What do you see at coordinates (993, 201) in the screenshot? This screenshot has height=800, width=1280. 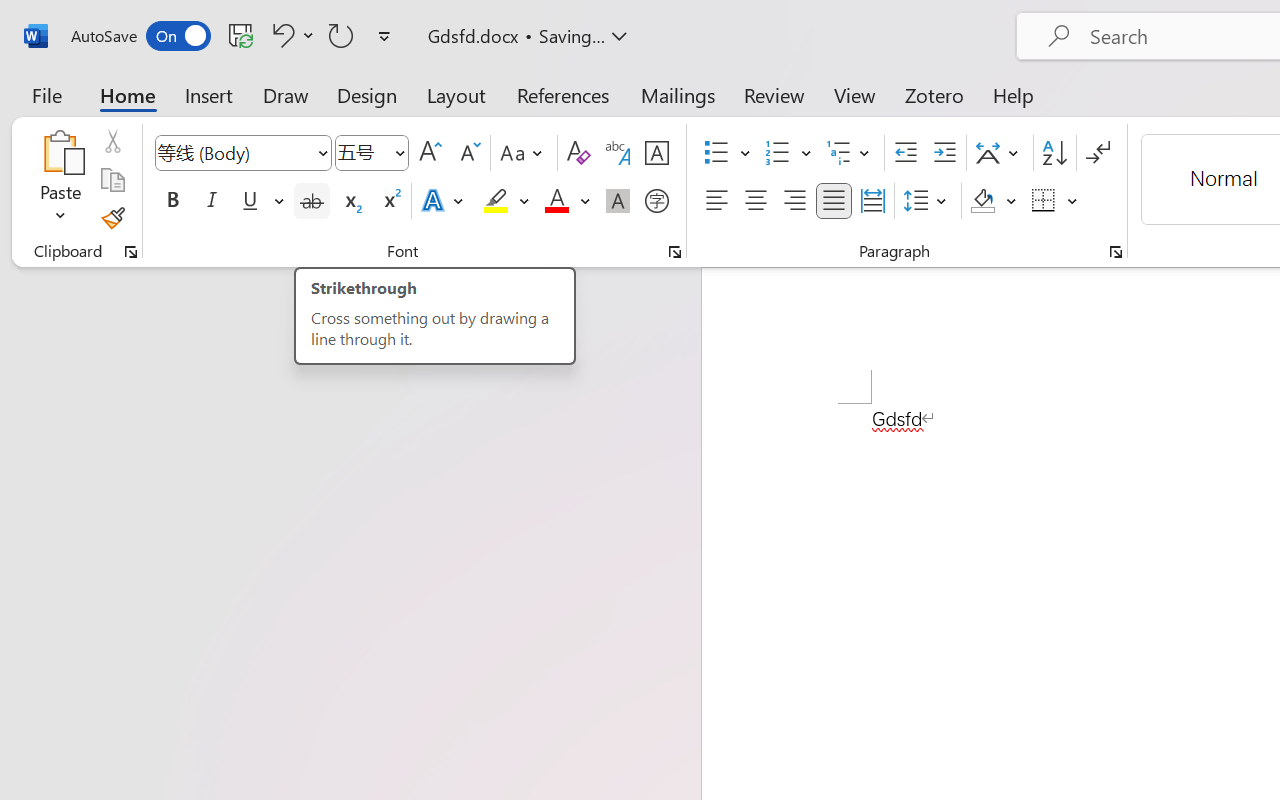 I see `'Shading'` at bounding box center [993, 201].